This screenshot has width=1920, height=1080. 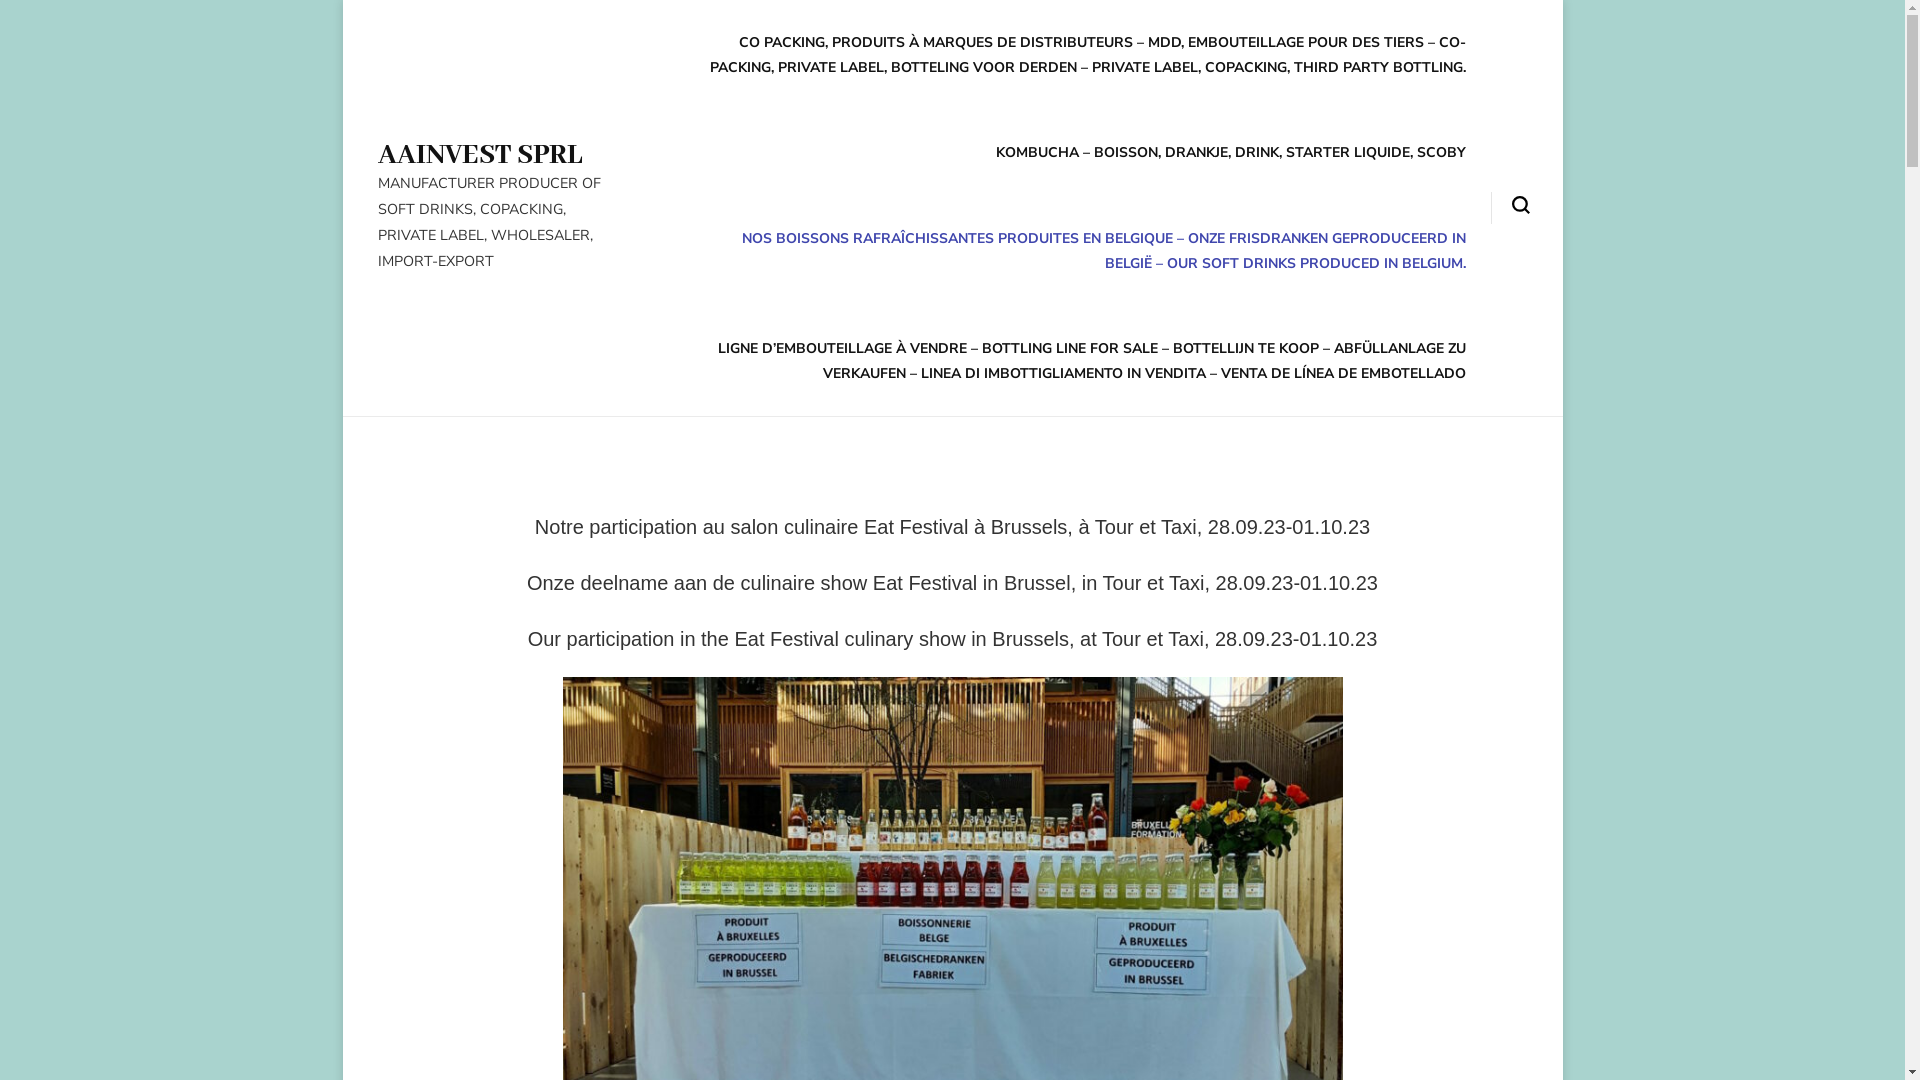 What do you see at coordinates (480, 154) in the screenshot?
I see `'AAINVEST SPRL'` at bounding box center [480, 154].